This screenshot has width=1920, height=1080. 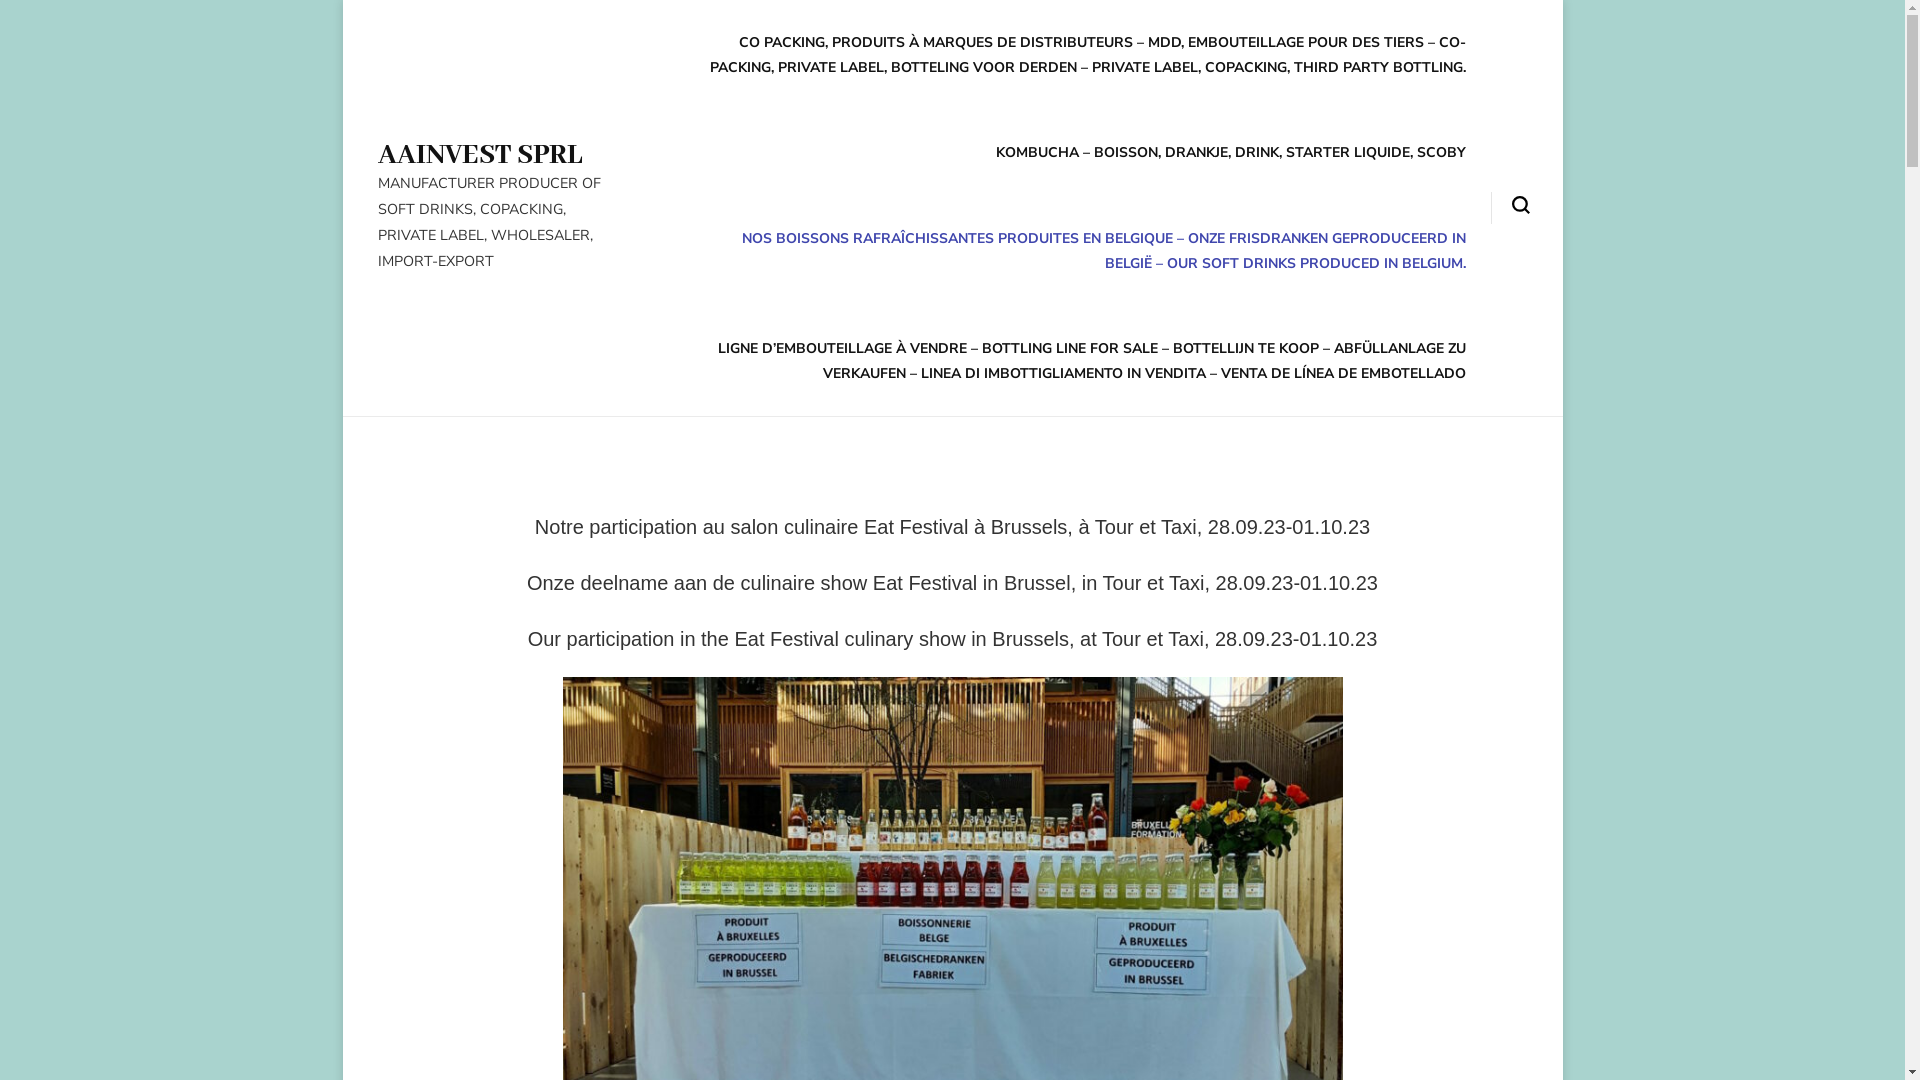 What do you see at coordinates (480, 154) in the screenshot?
I see `'AAINVEST SPRL'` at bounding box center [480, 154].